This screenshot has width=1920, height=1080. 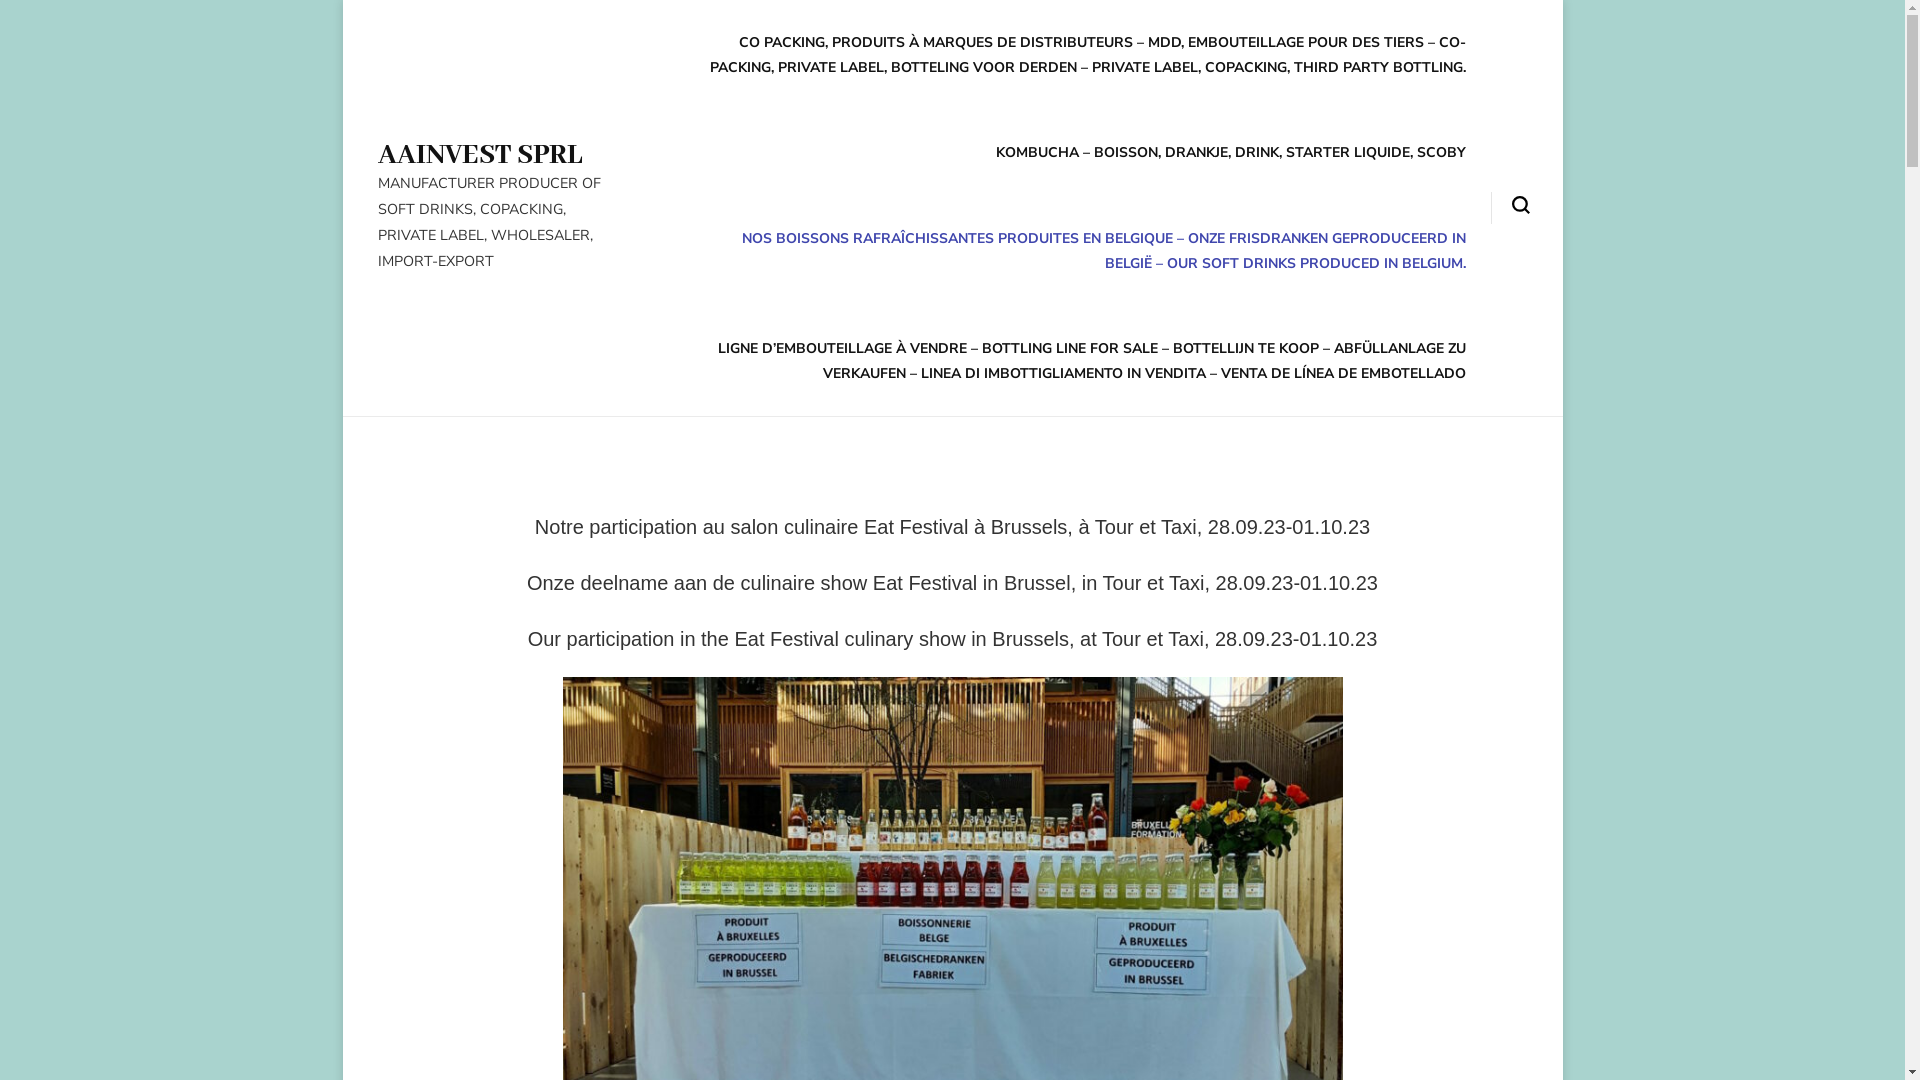 What do you see at coordinates (480, 154) in the screenshot?
I see `'AAINVEST SPRL'` at bounding box center [480, 154].